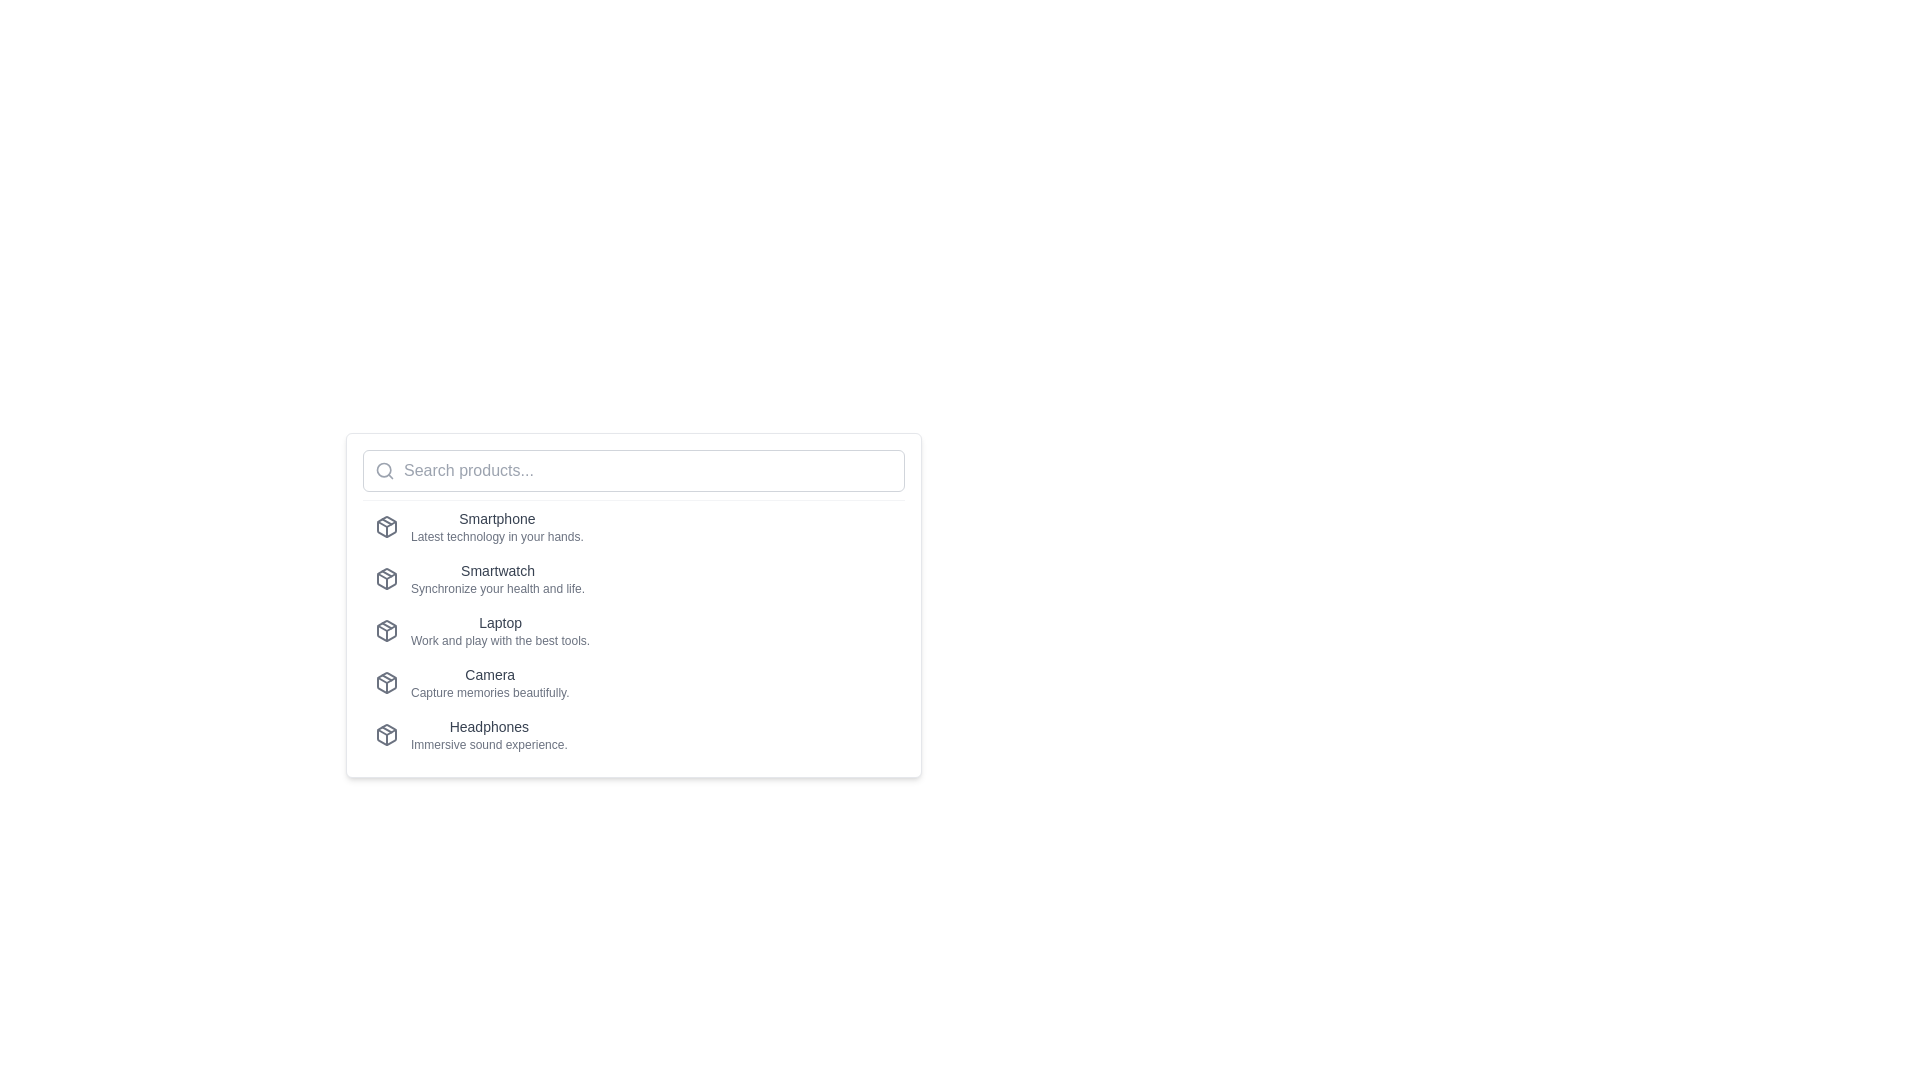  Describe the element at coordinates (497, 526) in the screenshot. I see `the text element displaying 'Smartphone' which is the second item in a vertical menu list` at that location.